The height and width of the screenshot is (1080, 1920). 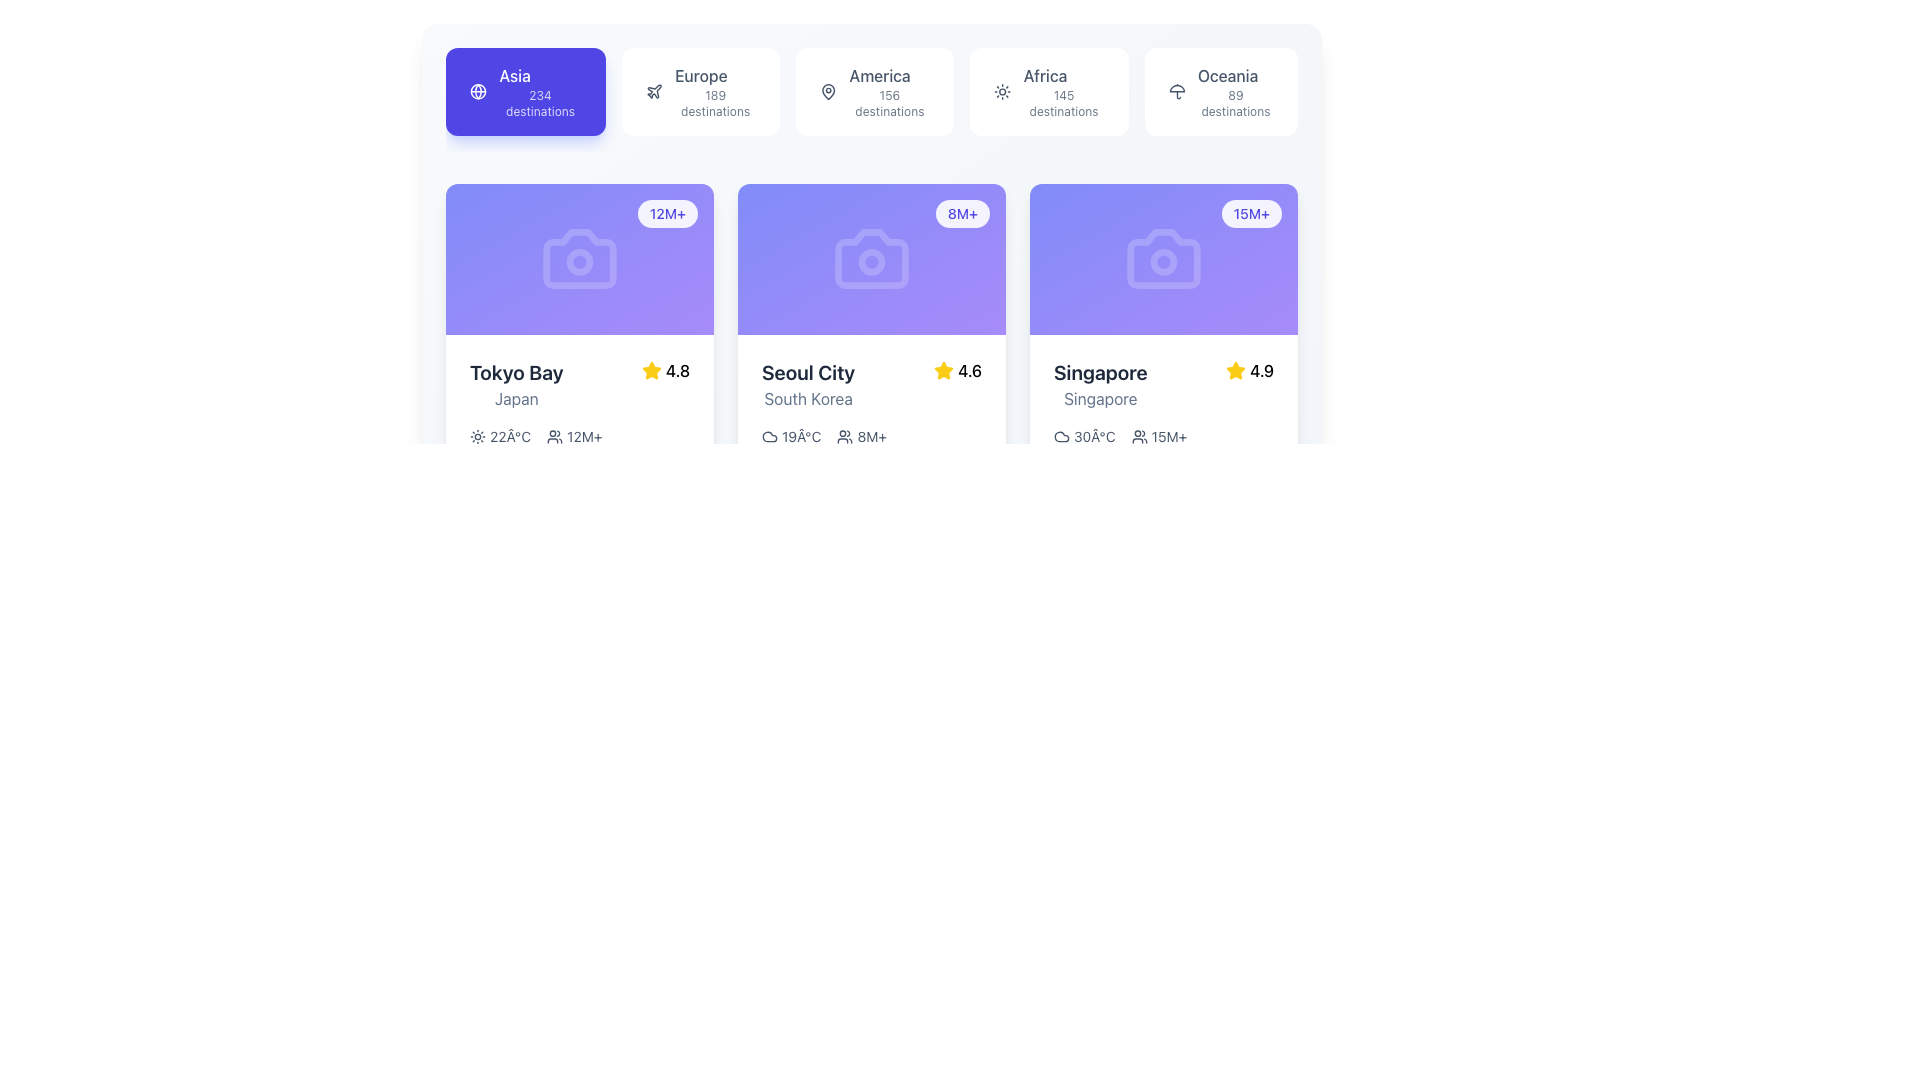 I want to click on the style of the yellow star icon used for the rating in the 'Seoul City, South Korea' card, which is highlighted and active, representing a rating value of '4.6', so click(x=943, y=370).